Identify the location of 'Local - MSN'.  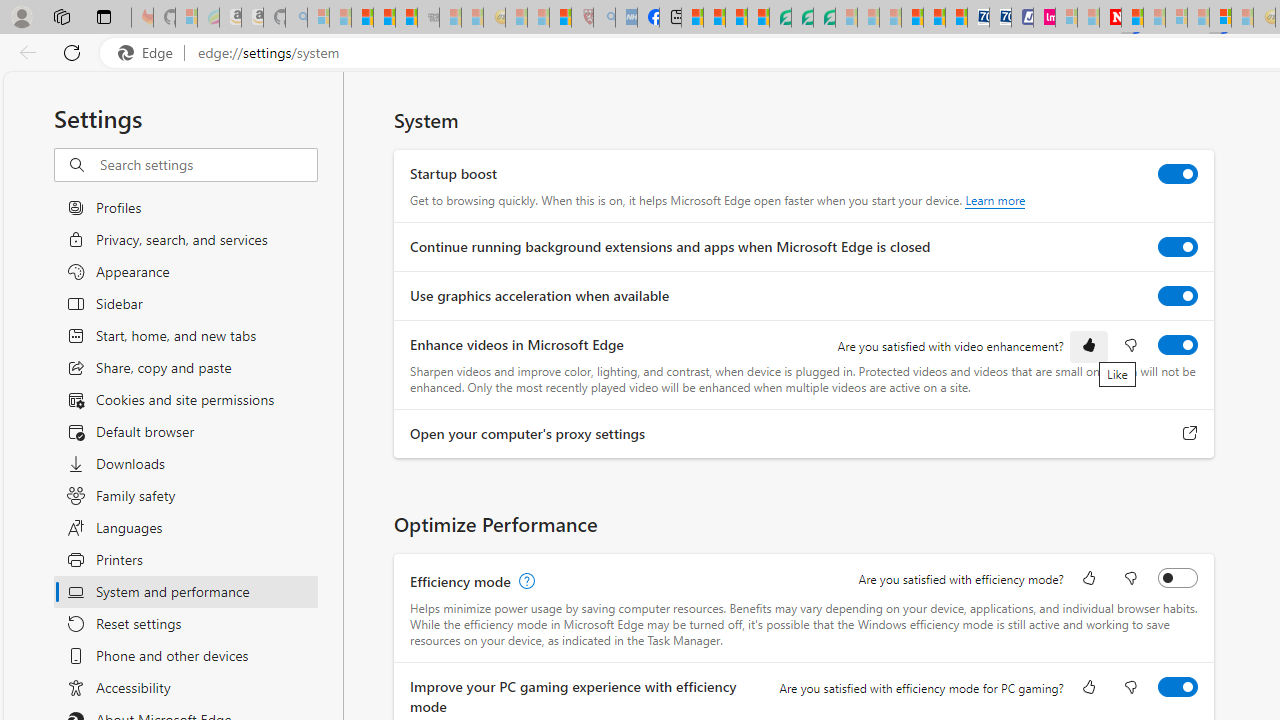
(560, 17).